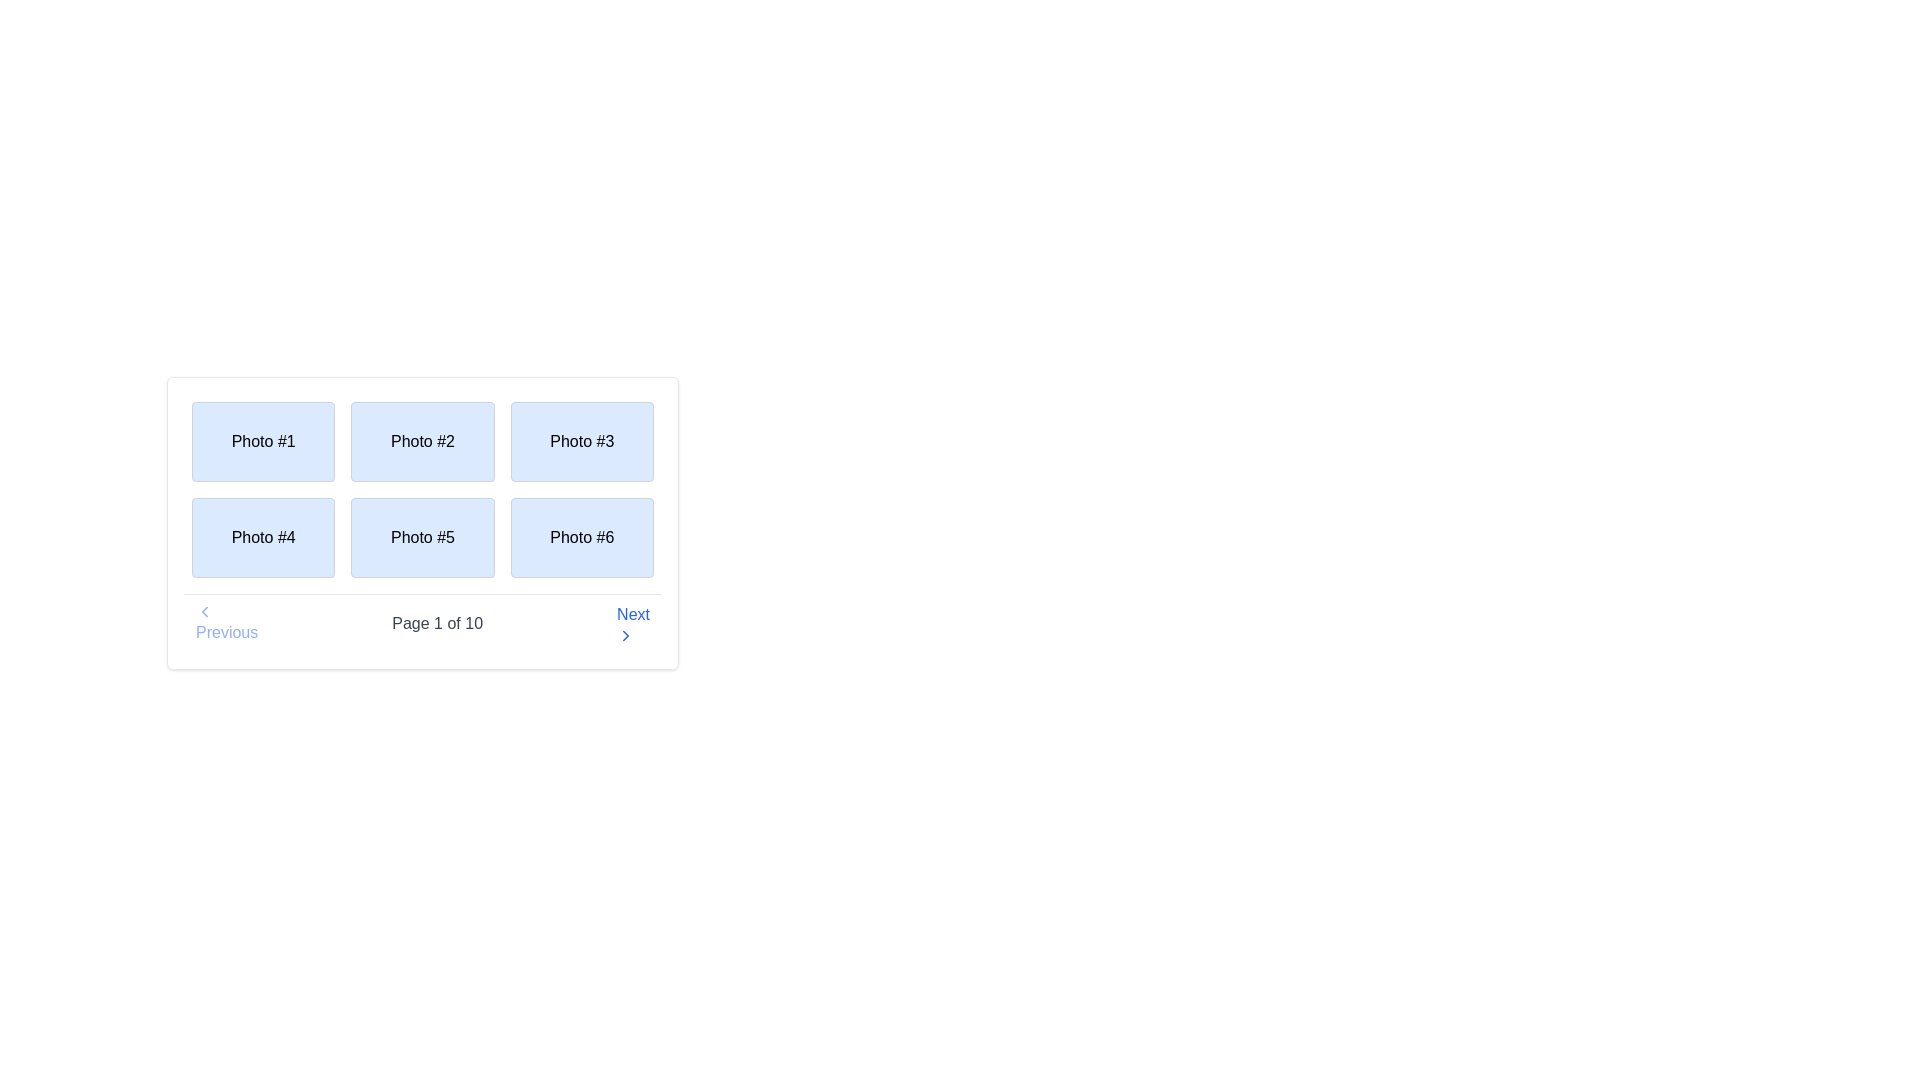  Describe the element at coordinates (625, 636) in the screenshot. I see `the chevron icon located within the 'Next' button at the bottom-right corner of the interface, which visually indicates forward navigation` at that location.